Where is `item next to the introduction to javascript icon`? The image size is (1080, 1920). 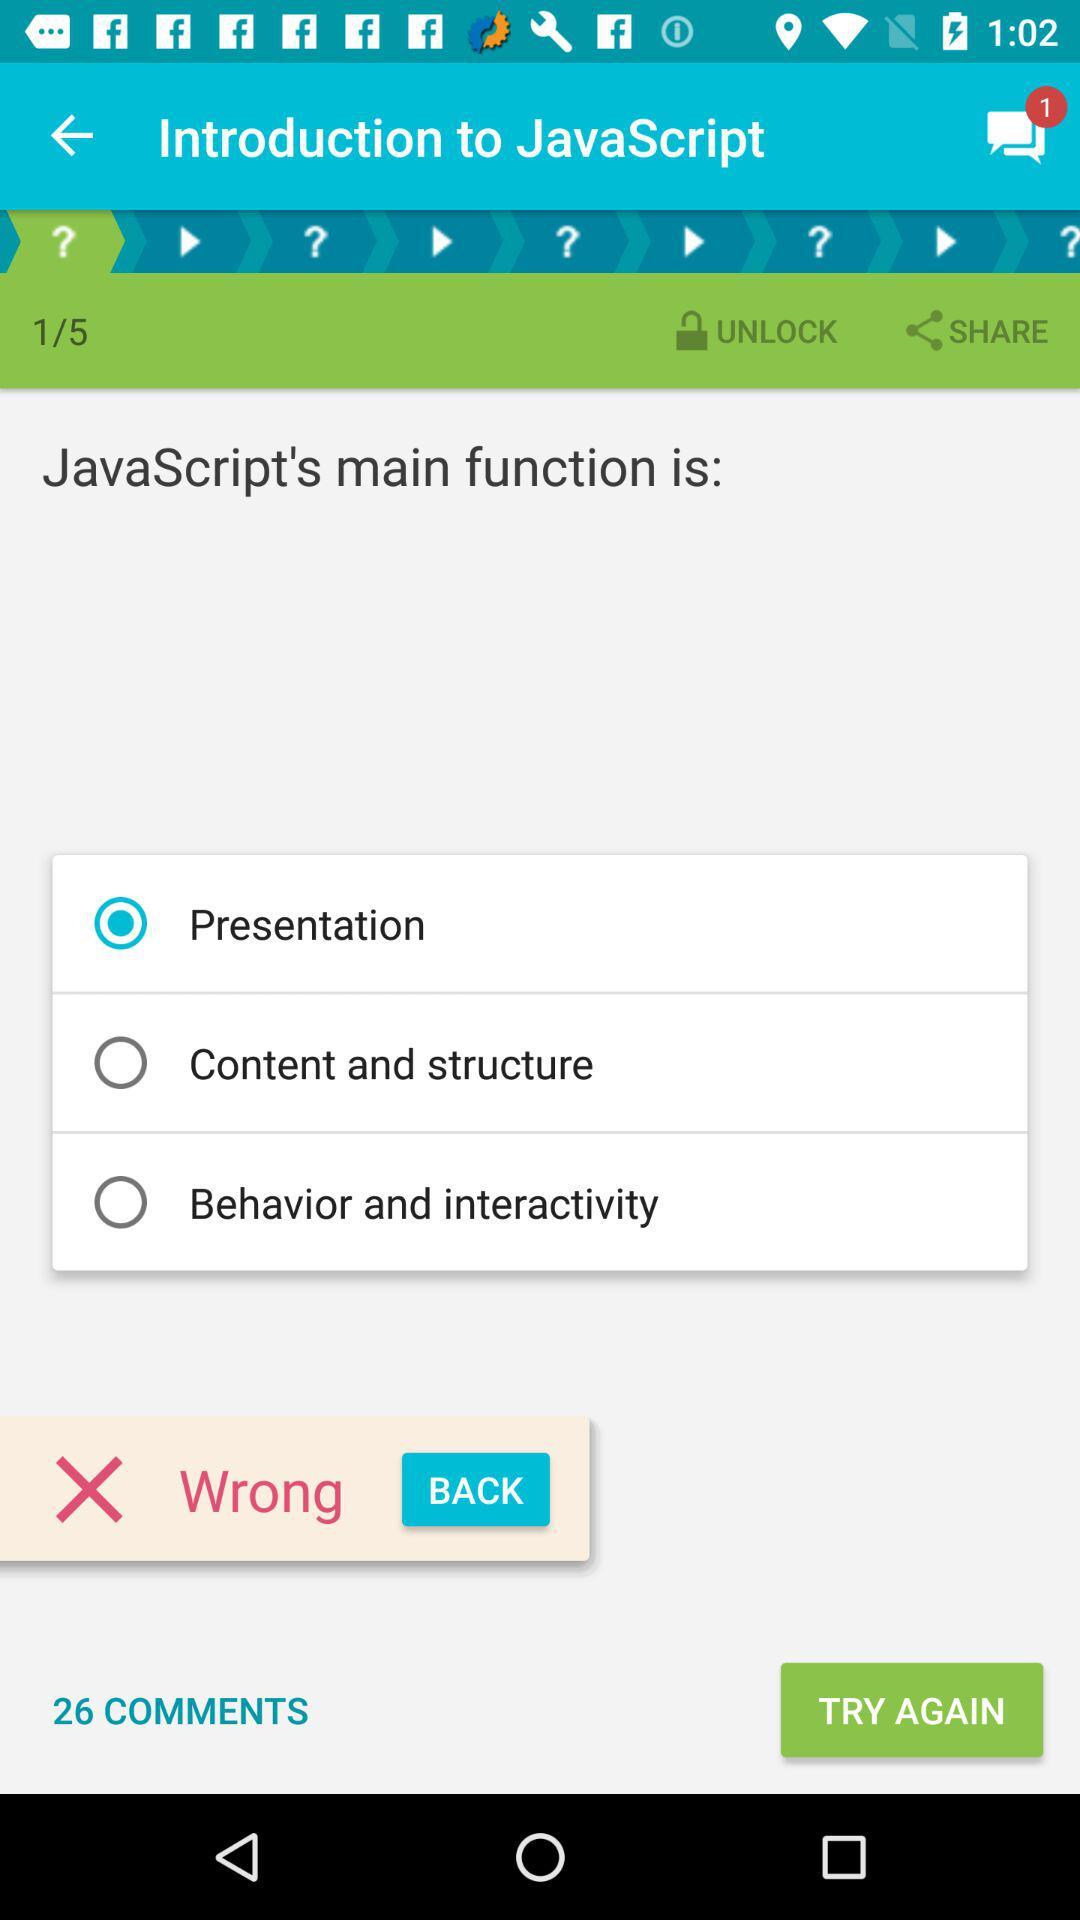
item next to the introduction to javascript icon is located at coordinates (72, 135).